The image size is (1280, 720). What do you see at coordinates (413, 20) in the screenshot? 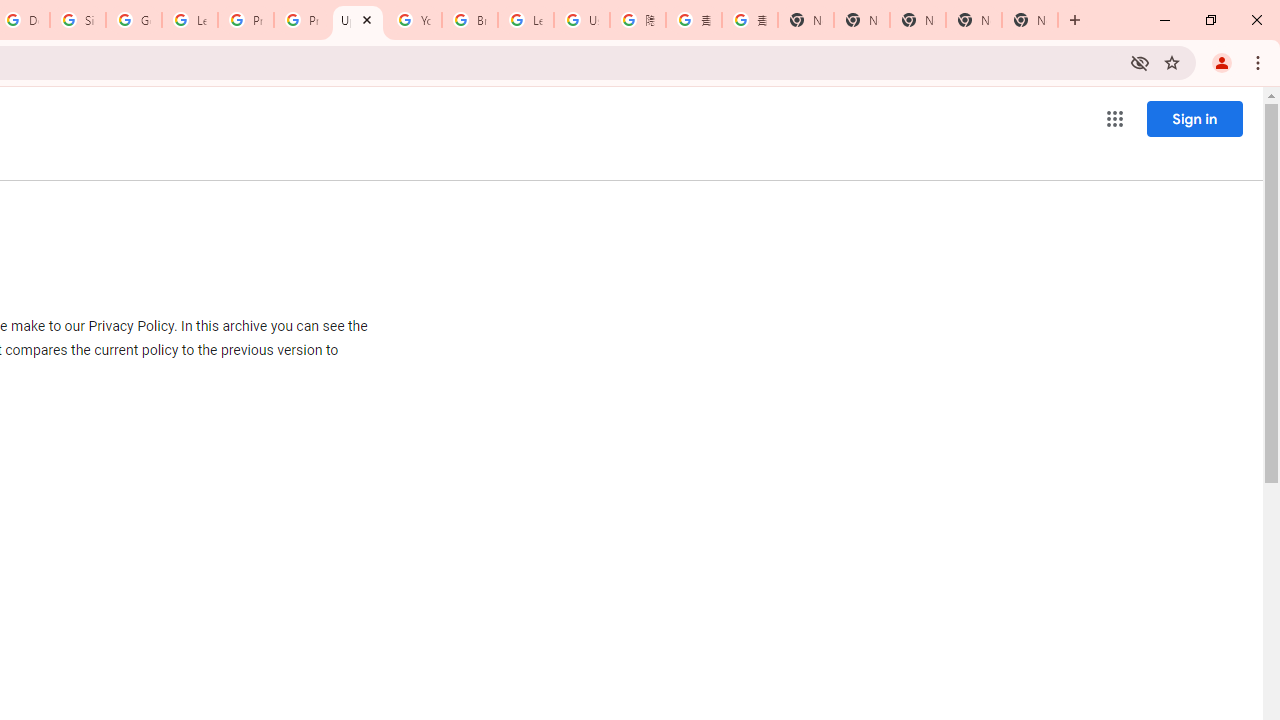
I see `'YouTube'` at bounding box center [413, 20].